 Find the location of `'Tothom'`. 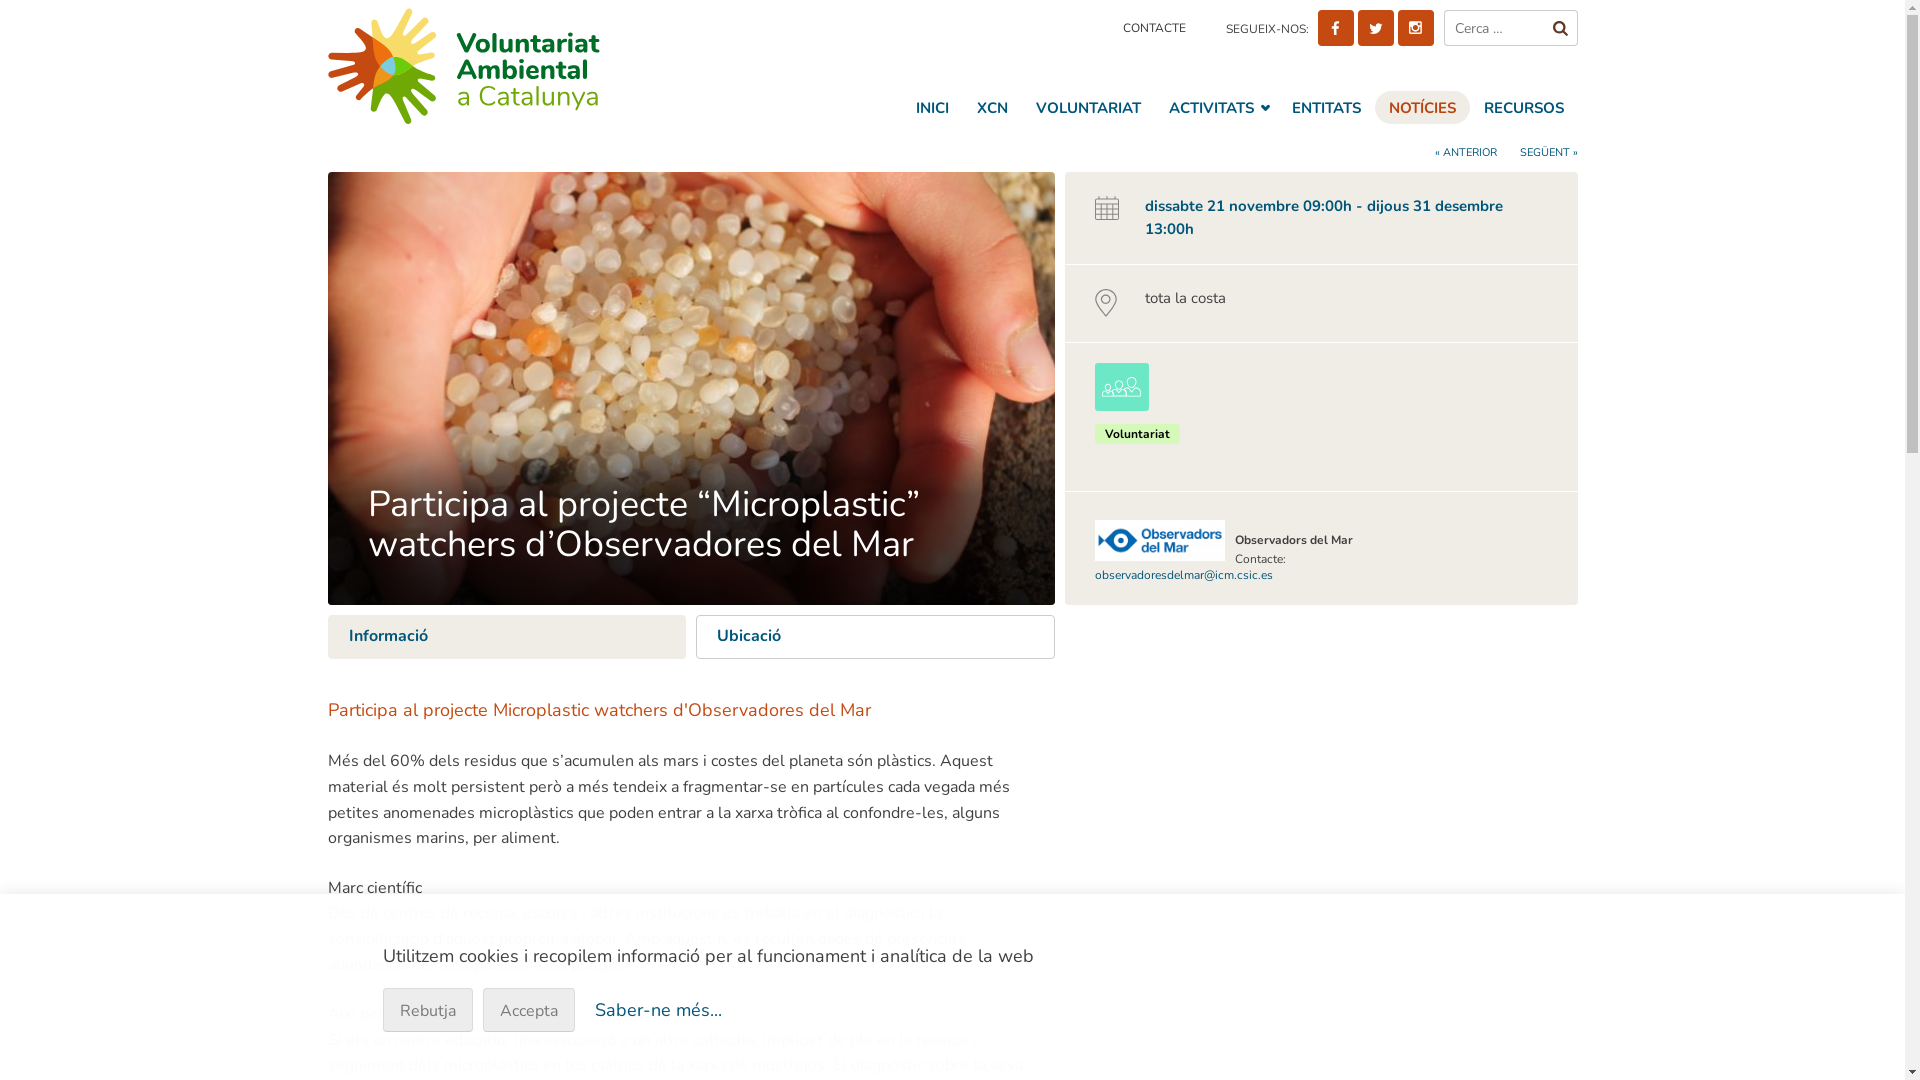

'Tothom' is located at coordinates (1093, 386).